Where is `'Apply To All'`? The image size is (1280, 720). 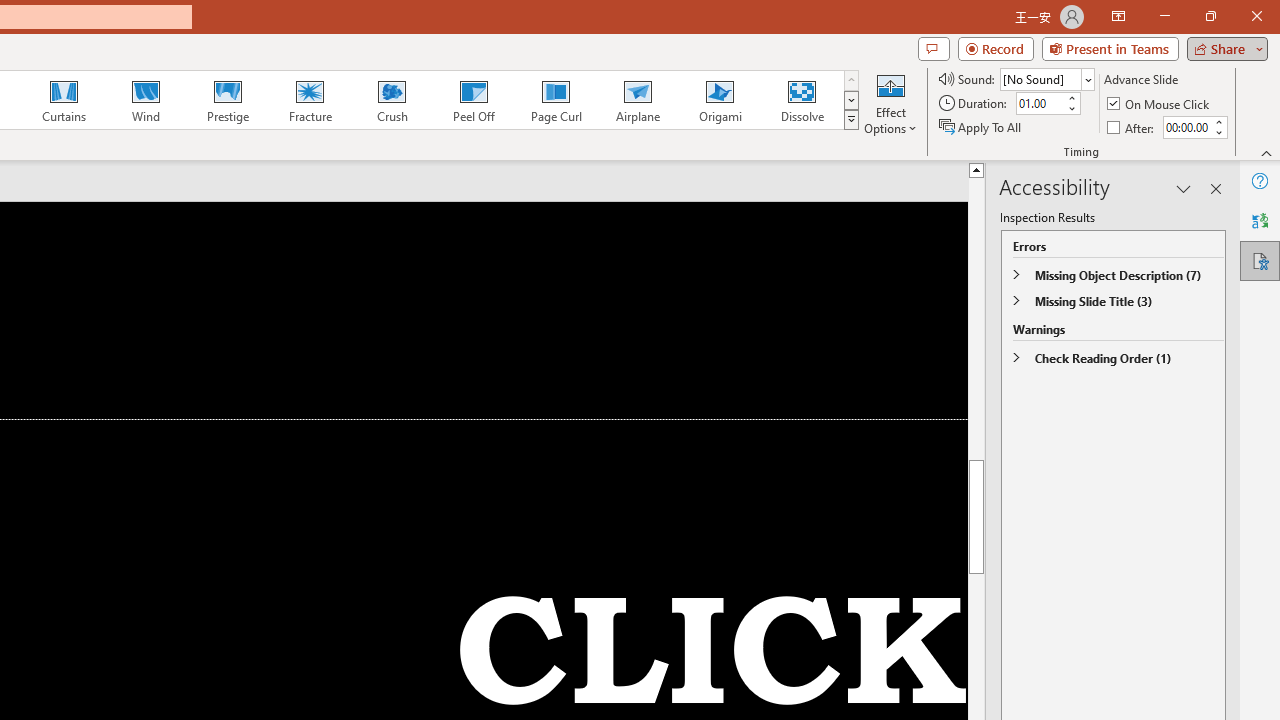
'Apply To All' is located at coordinates (981, 127).